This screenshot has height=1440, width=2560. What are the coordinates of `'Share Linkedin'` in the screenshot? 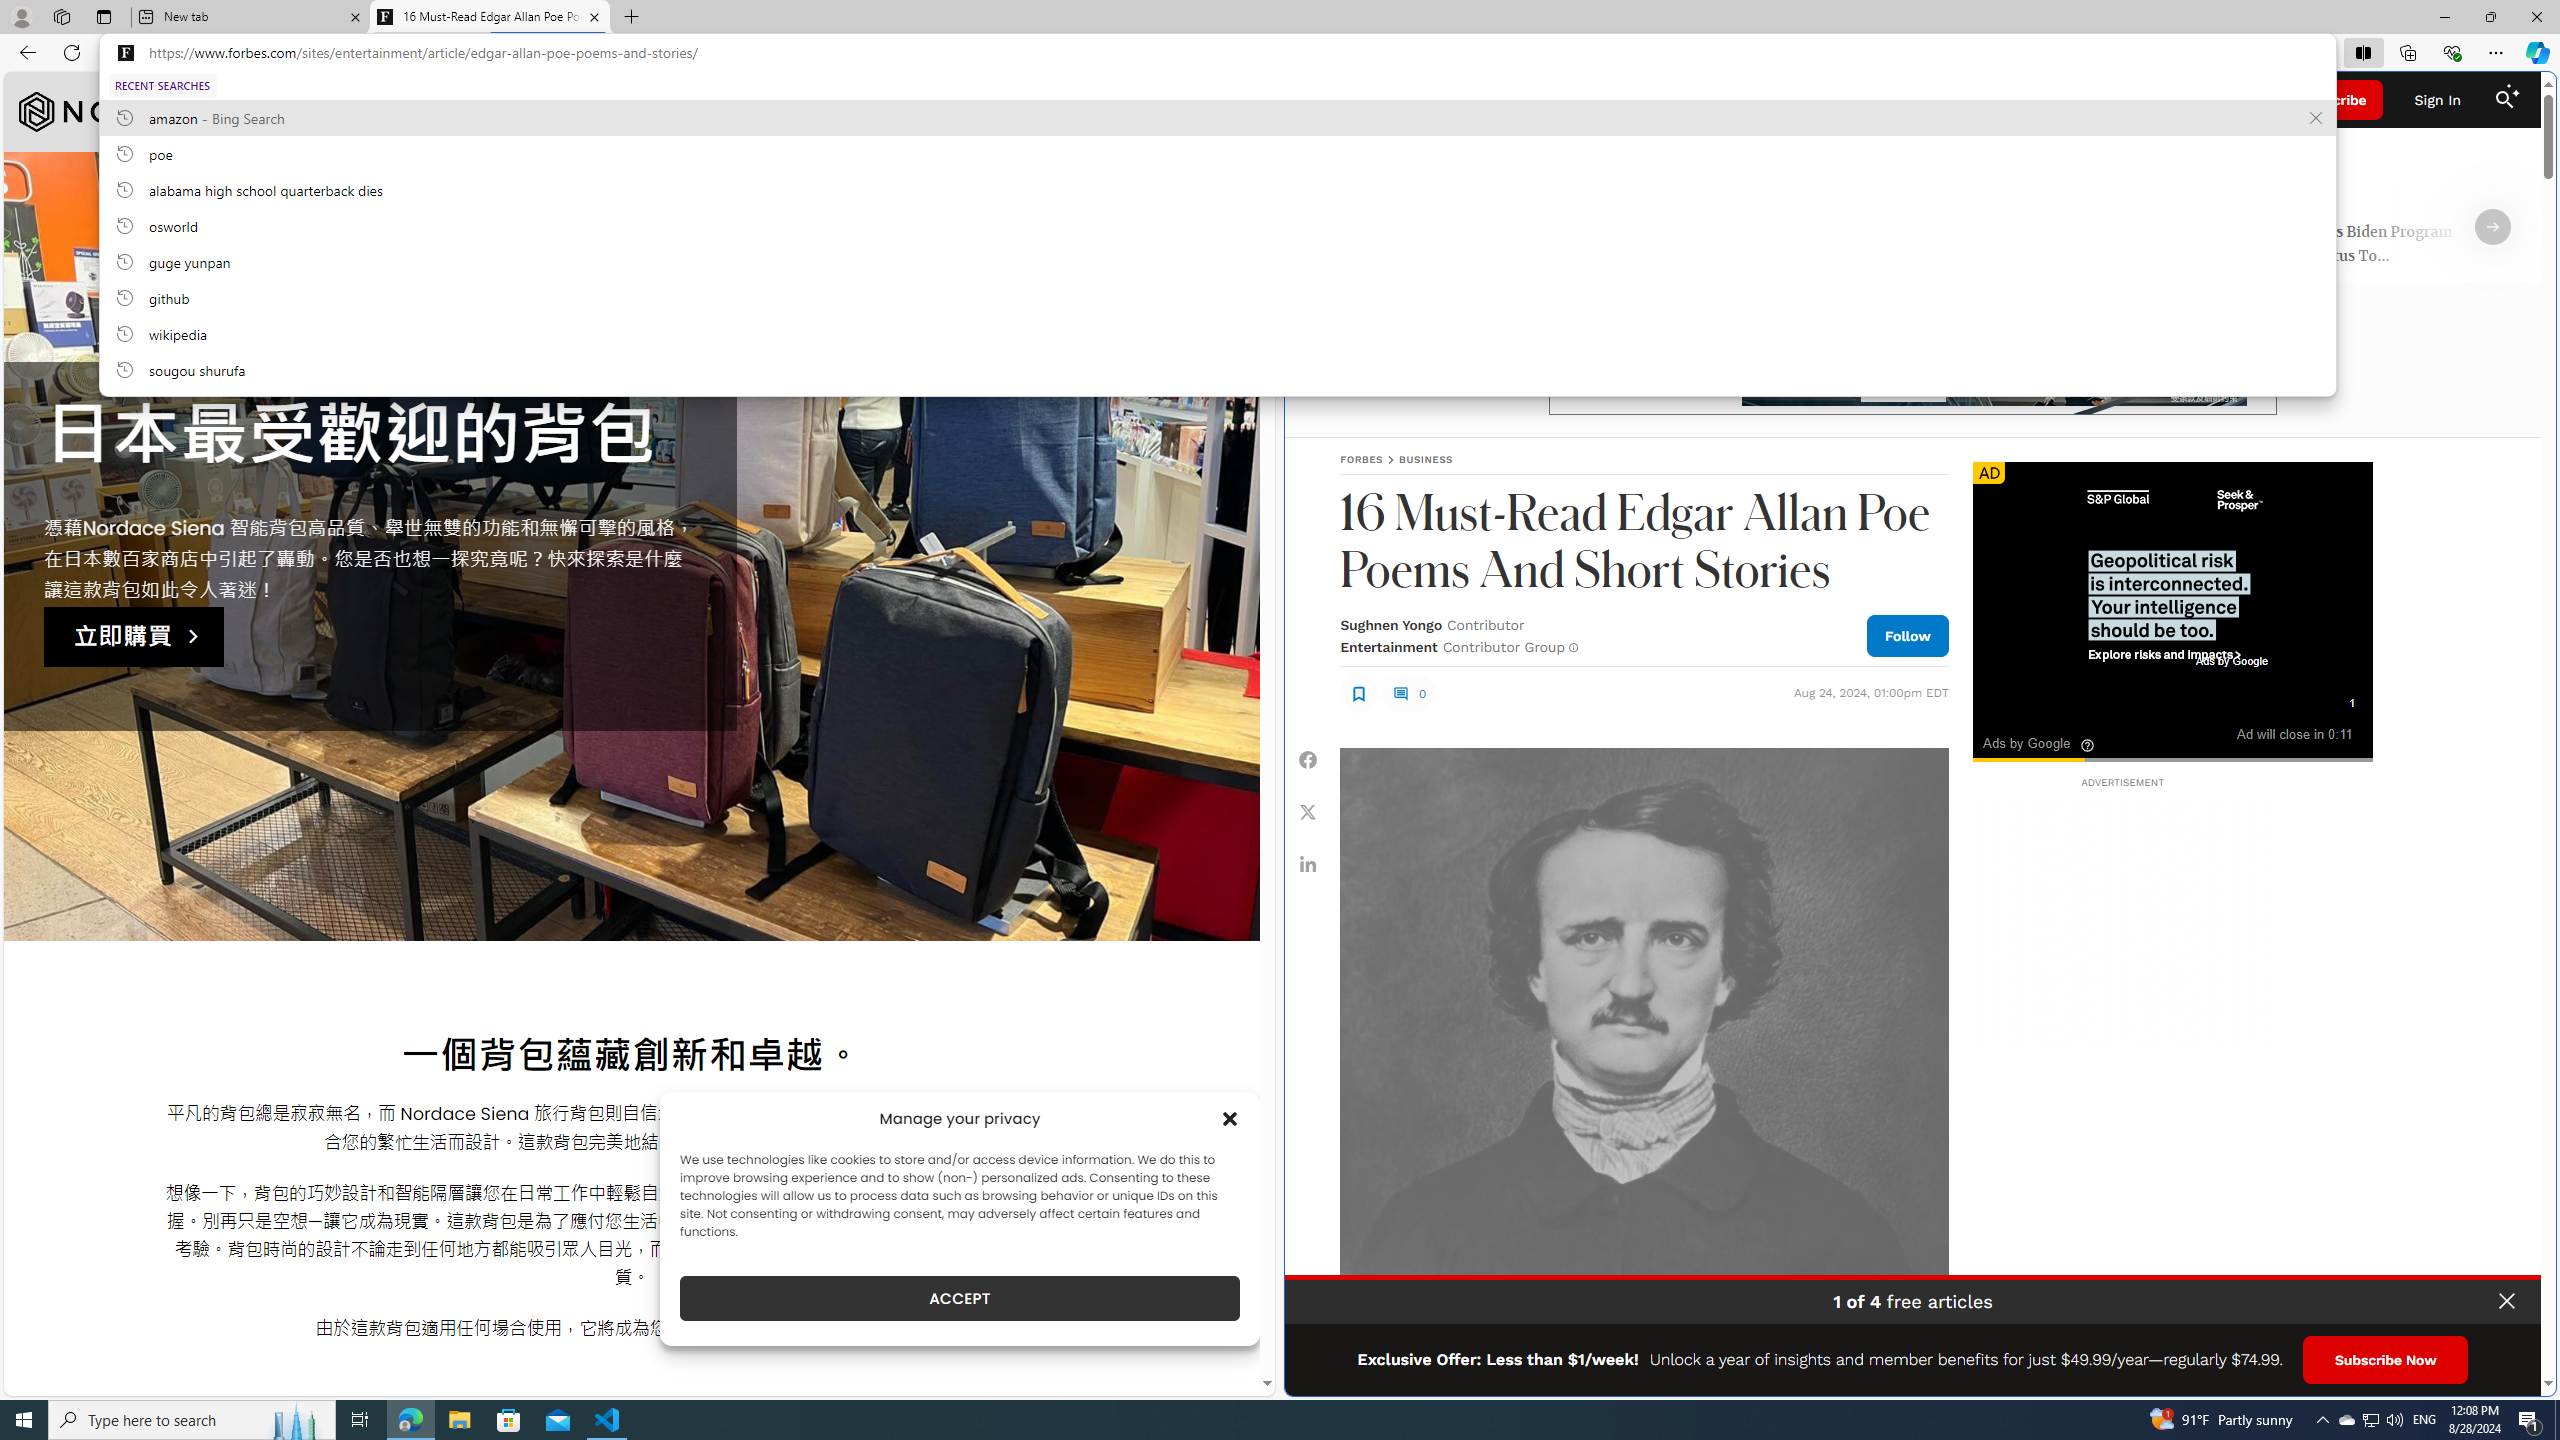 It's located at (1308, 862).